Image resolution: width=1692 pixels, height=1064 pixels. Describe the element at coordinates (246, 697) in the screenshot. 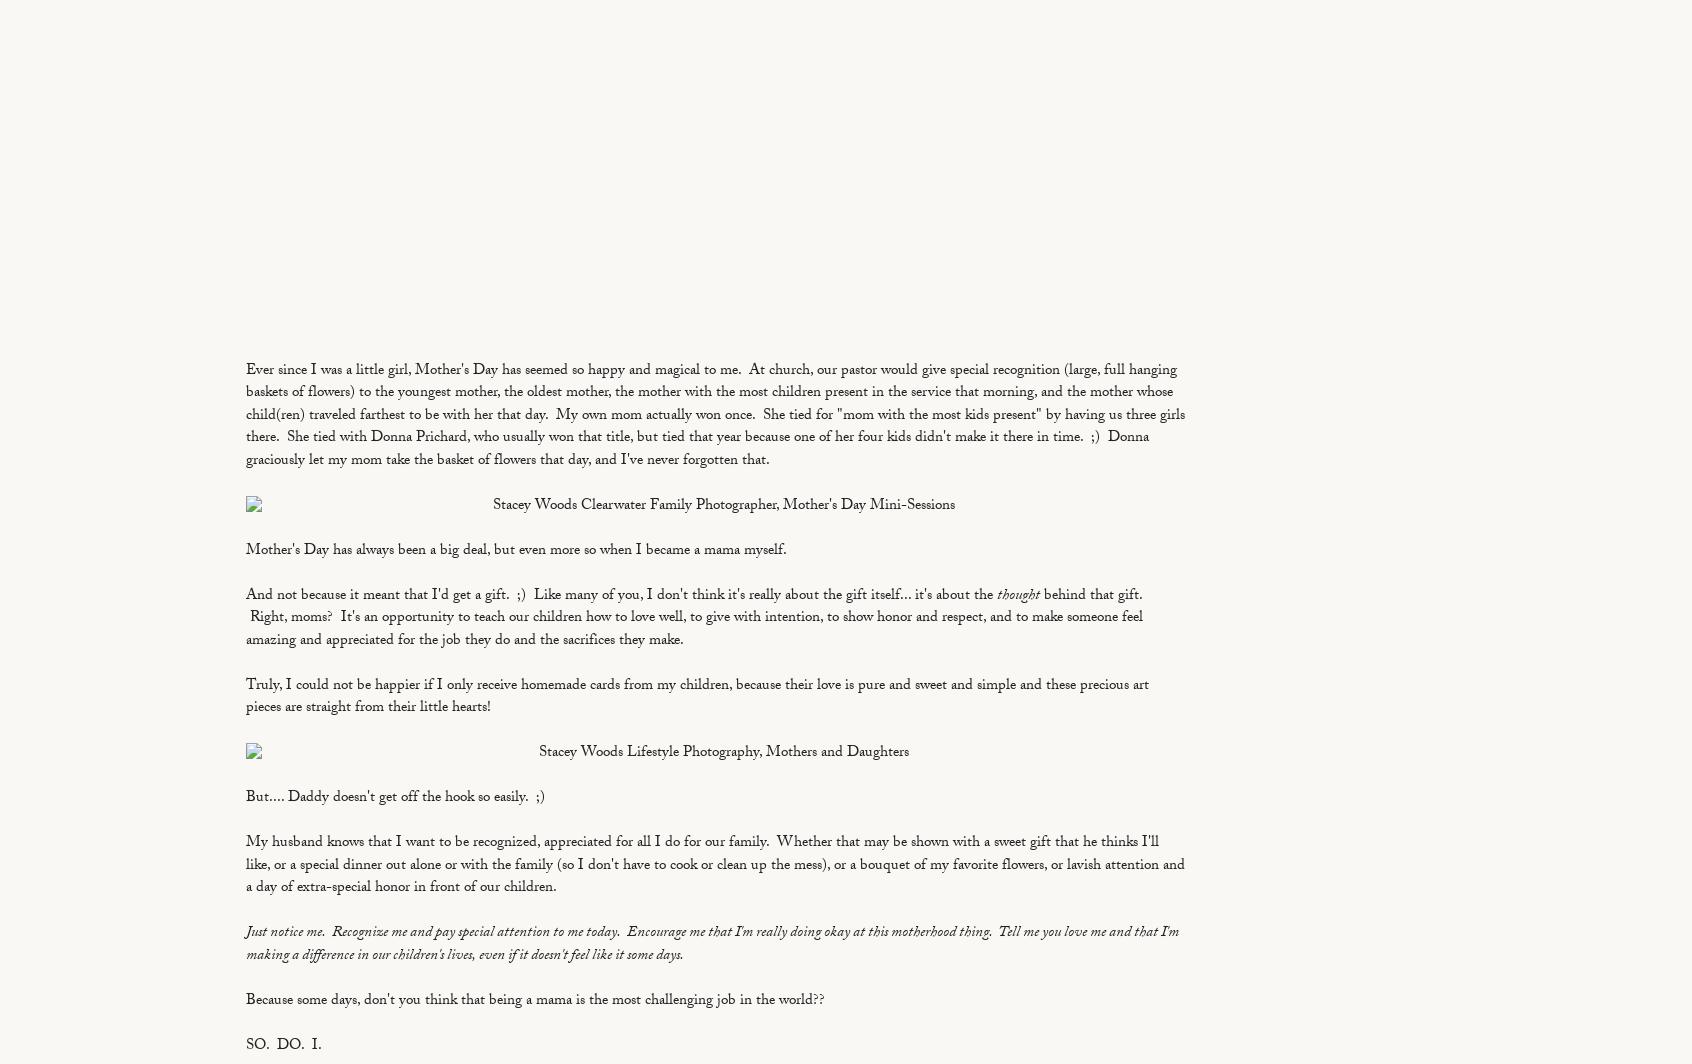

I see `'Truly, I could not be happier if I only receive homemade cards from my children, because their love is pure and sweet and simple and these precious art pieces are straight from their little hearts!'` at that location.